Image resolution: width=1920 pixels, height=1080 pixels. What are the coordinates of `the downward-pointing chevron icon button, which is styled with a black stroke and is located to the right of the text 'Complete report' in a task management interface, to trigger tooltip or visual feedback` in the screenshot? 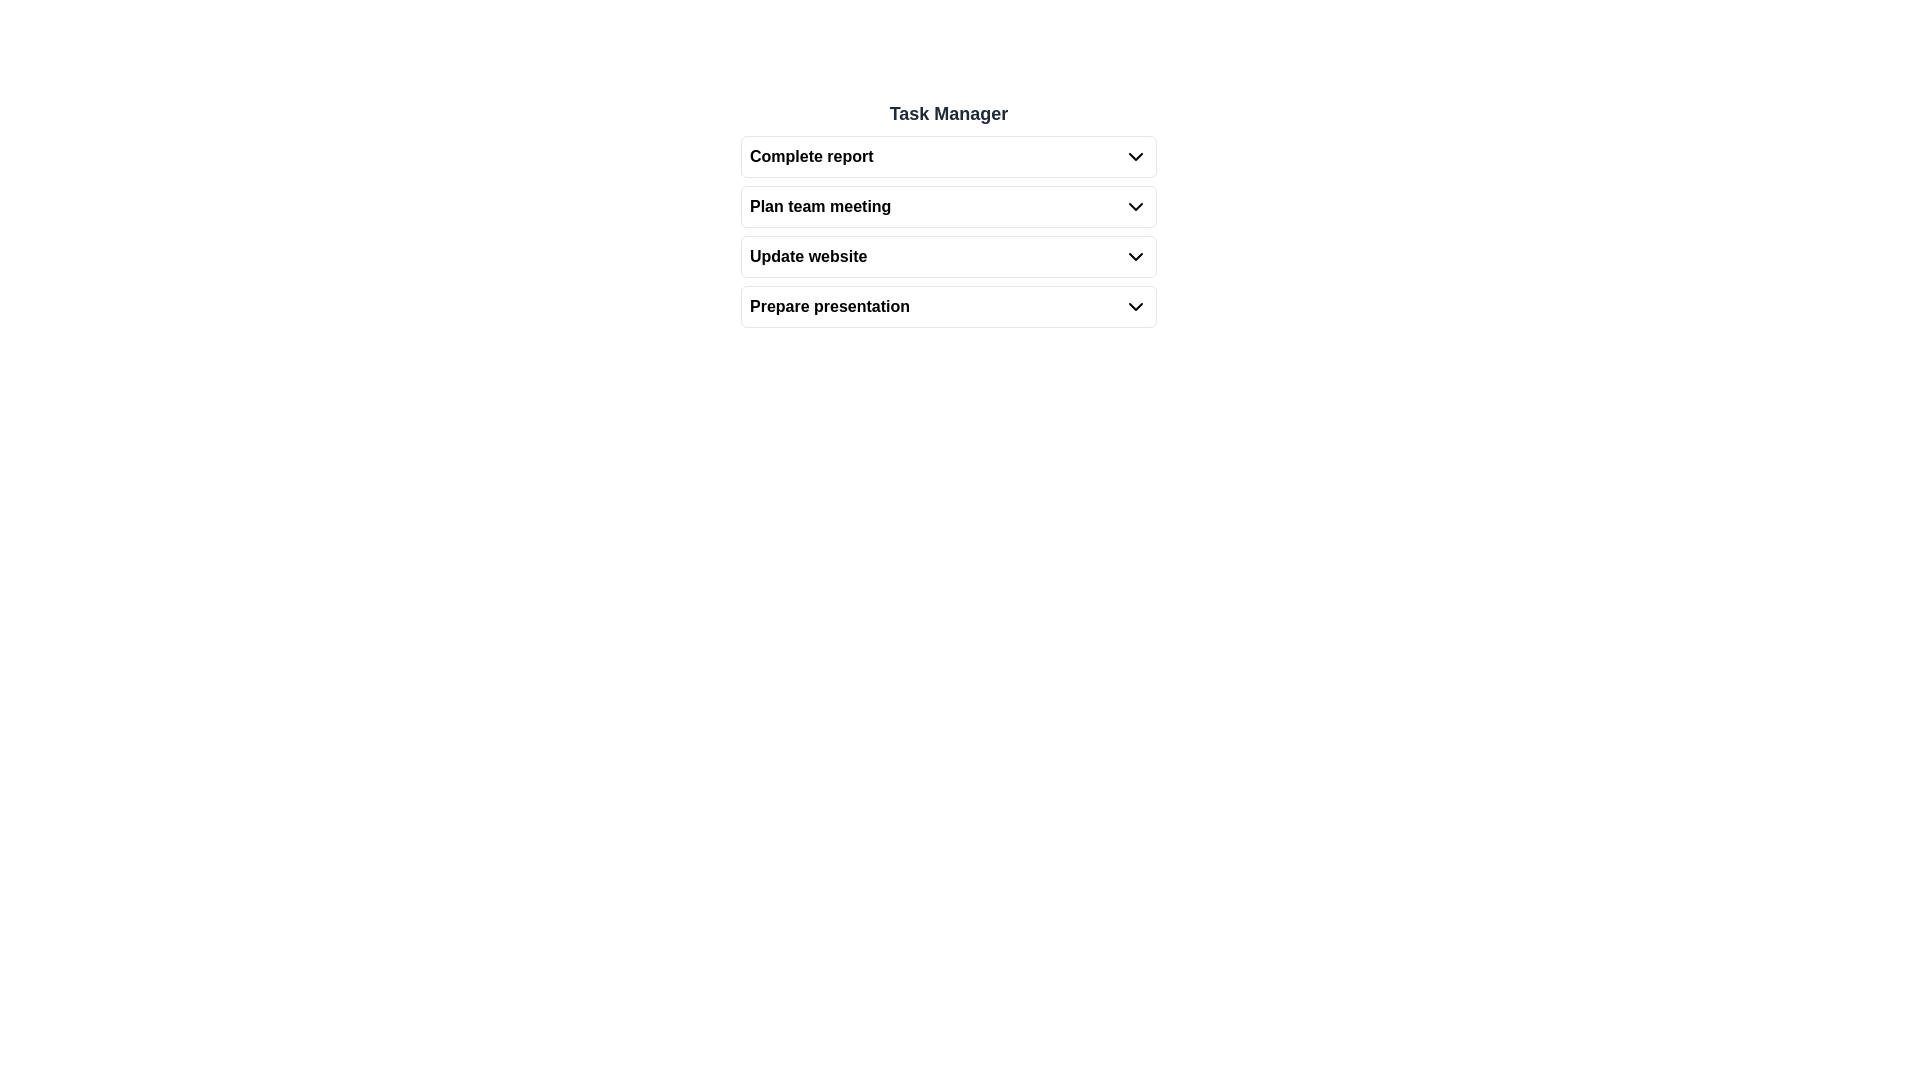 It's located at (1136, 156).